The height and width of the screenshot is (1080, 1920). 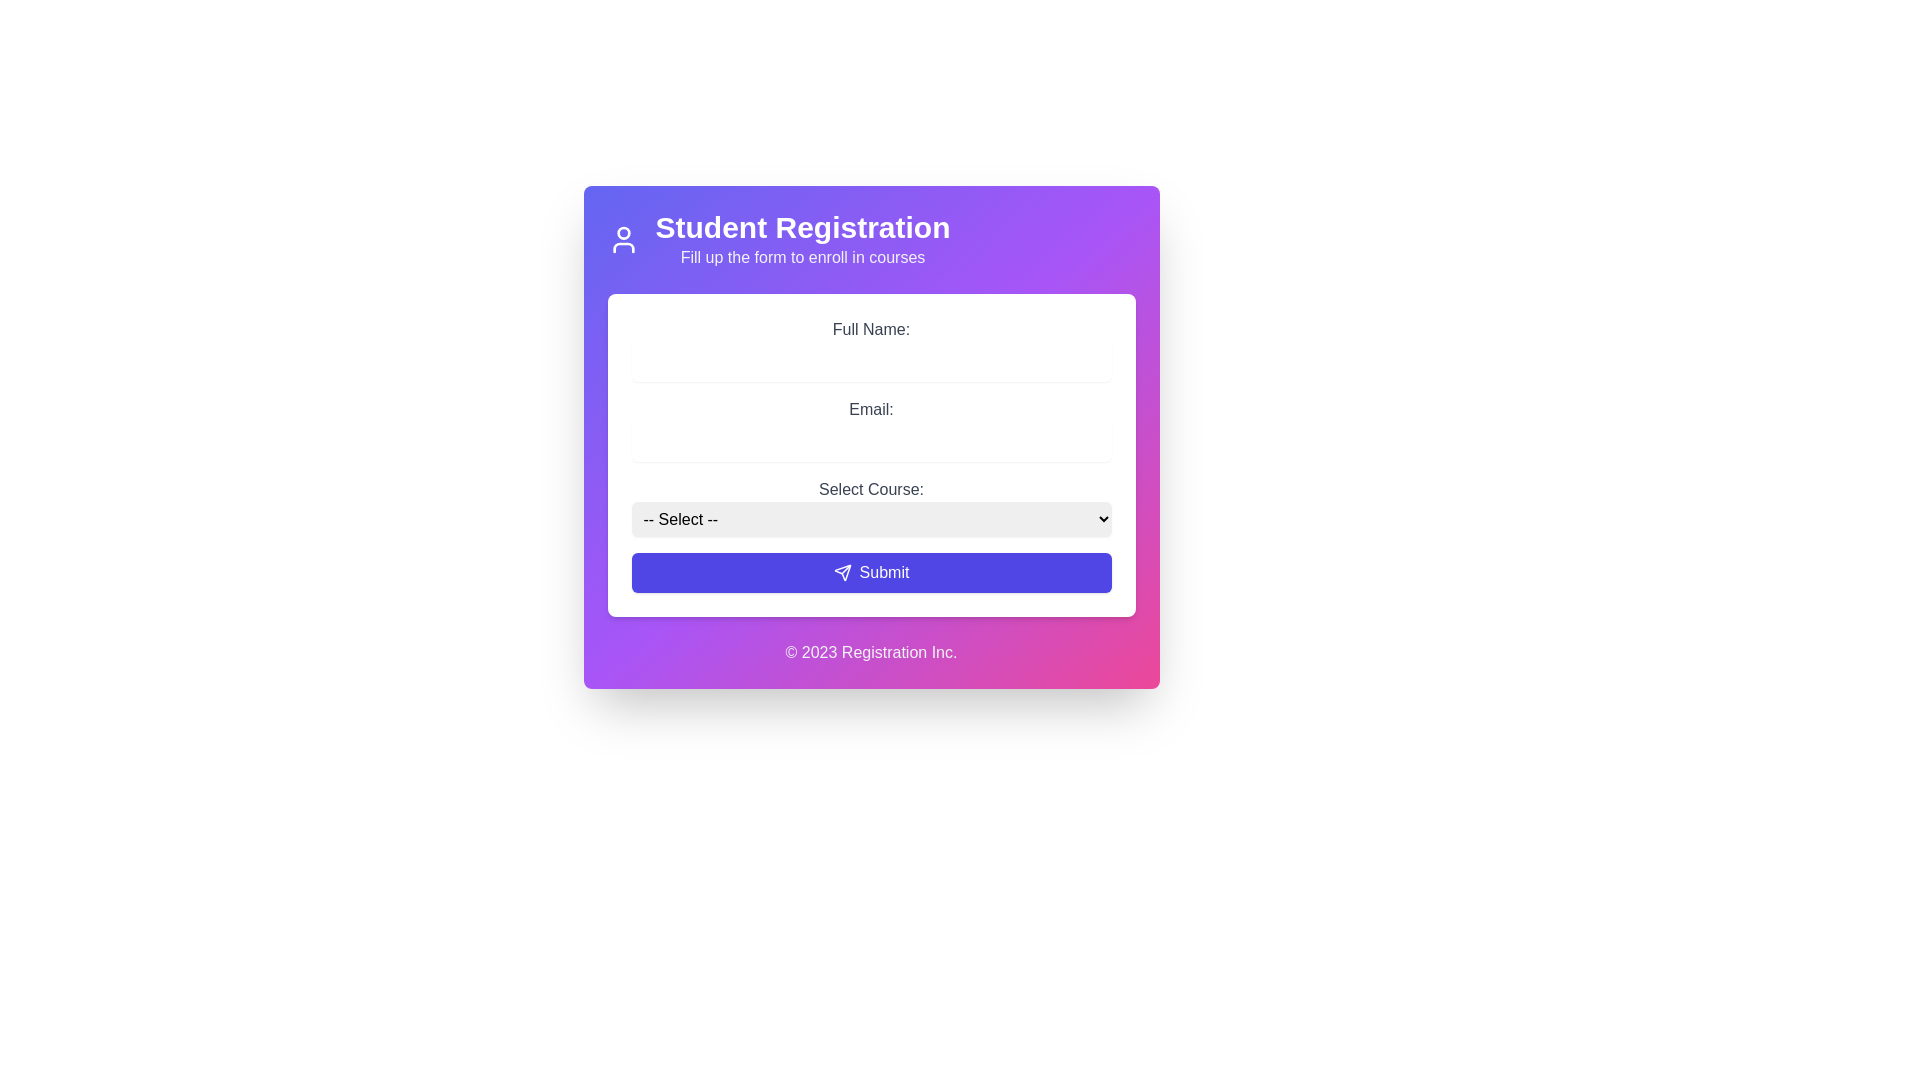 I want to click on the 'Student Registration' header text element, which is prominently displayed in large, bold white font on a purple background at the top of the registration form card, so click(x=802, y=226).